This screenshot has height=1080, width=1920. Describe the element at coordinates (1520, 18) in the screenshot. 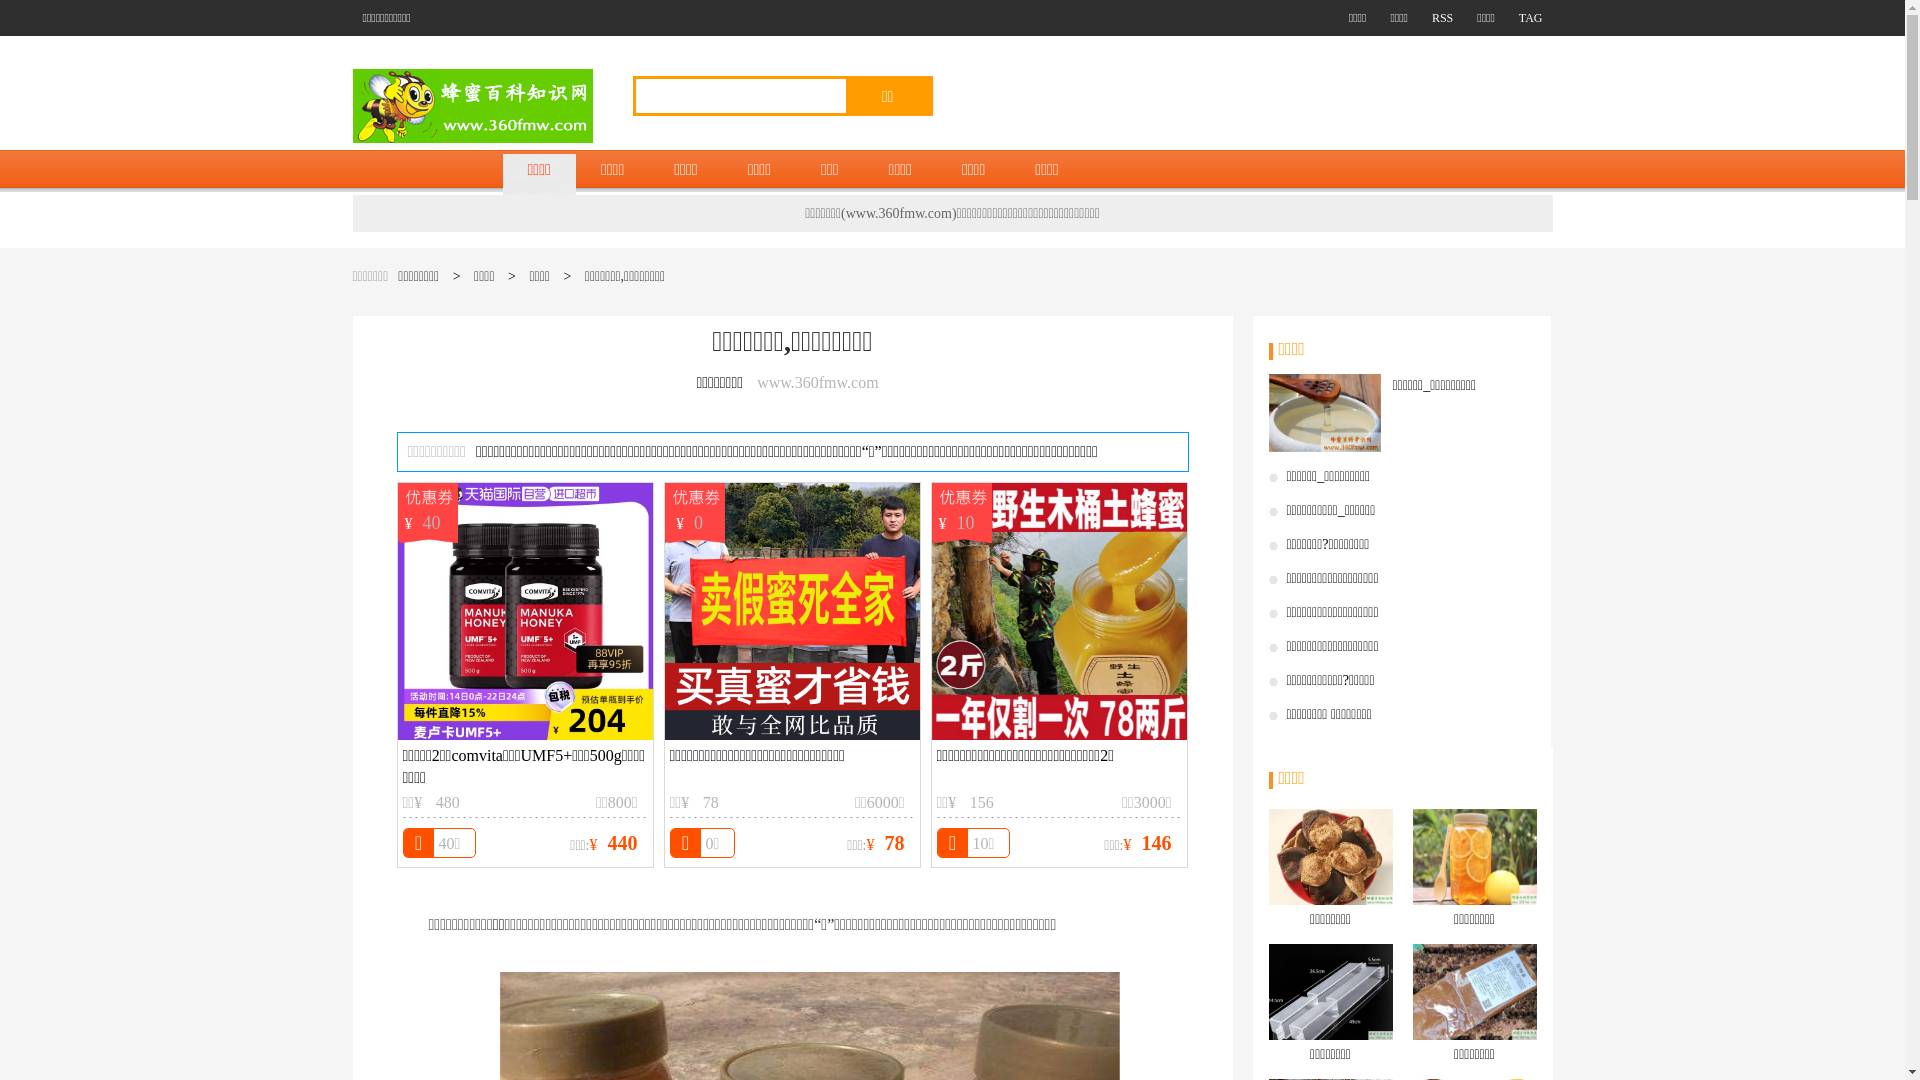

I see `'TAG'` at that location.